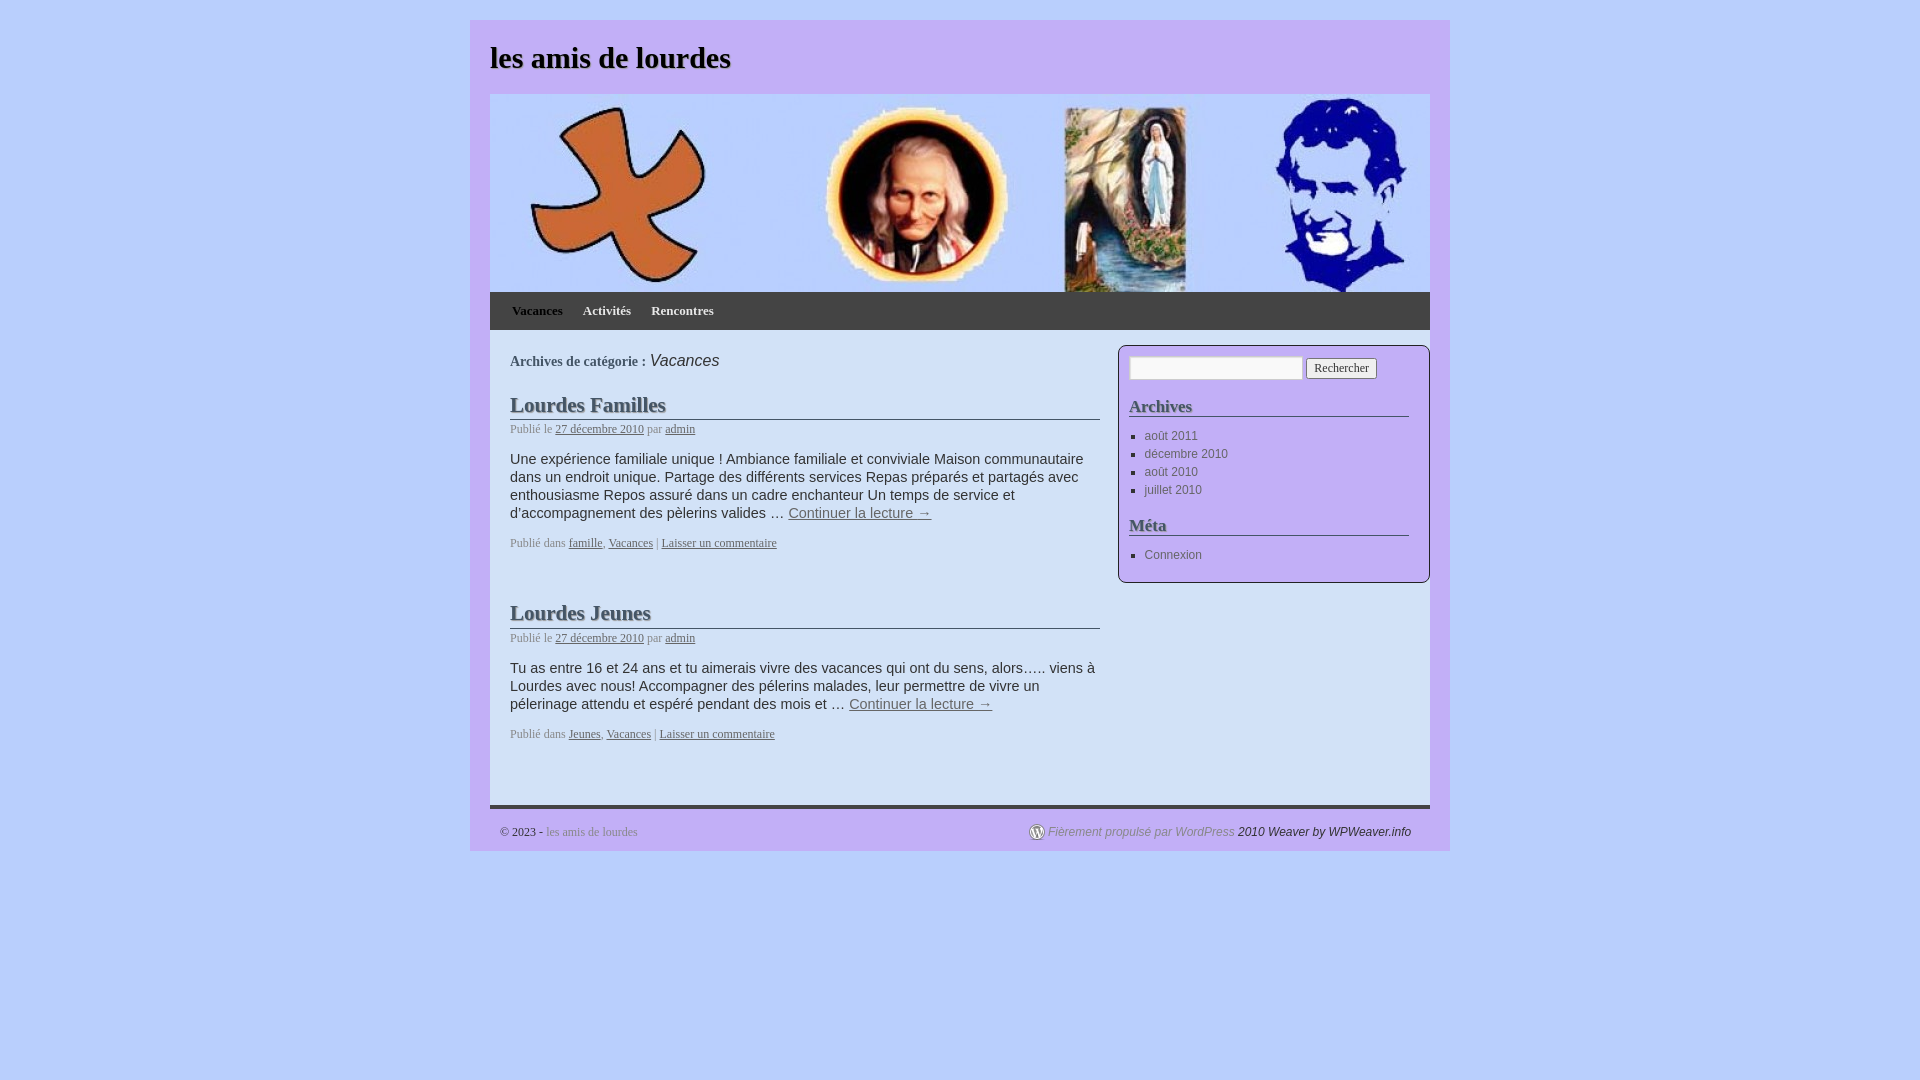  Describe the element at coordinates (1145, 489) in the screenshot. I see `'juillet 2010'` at that location.